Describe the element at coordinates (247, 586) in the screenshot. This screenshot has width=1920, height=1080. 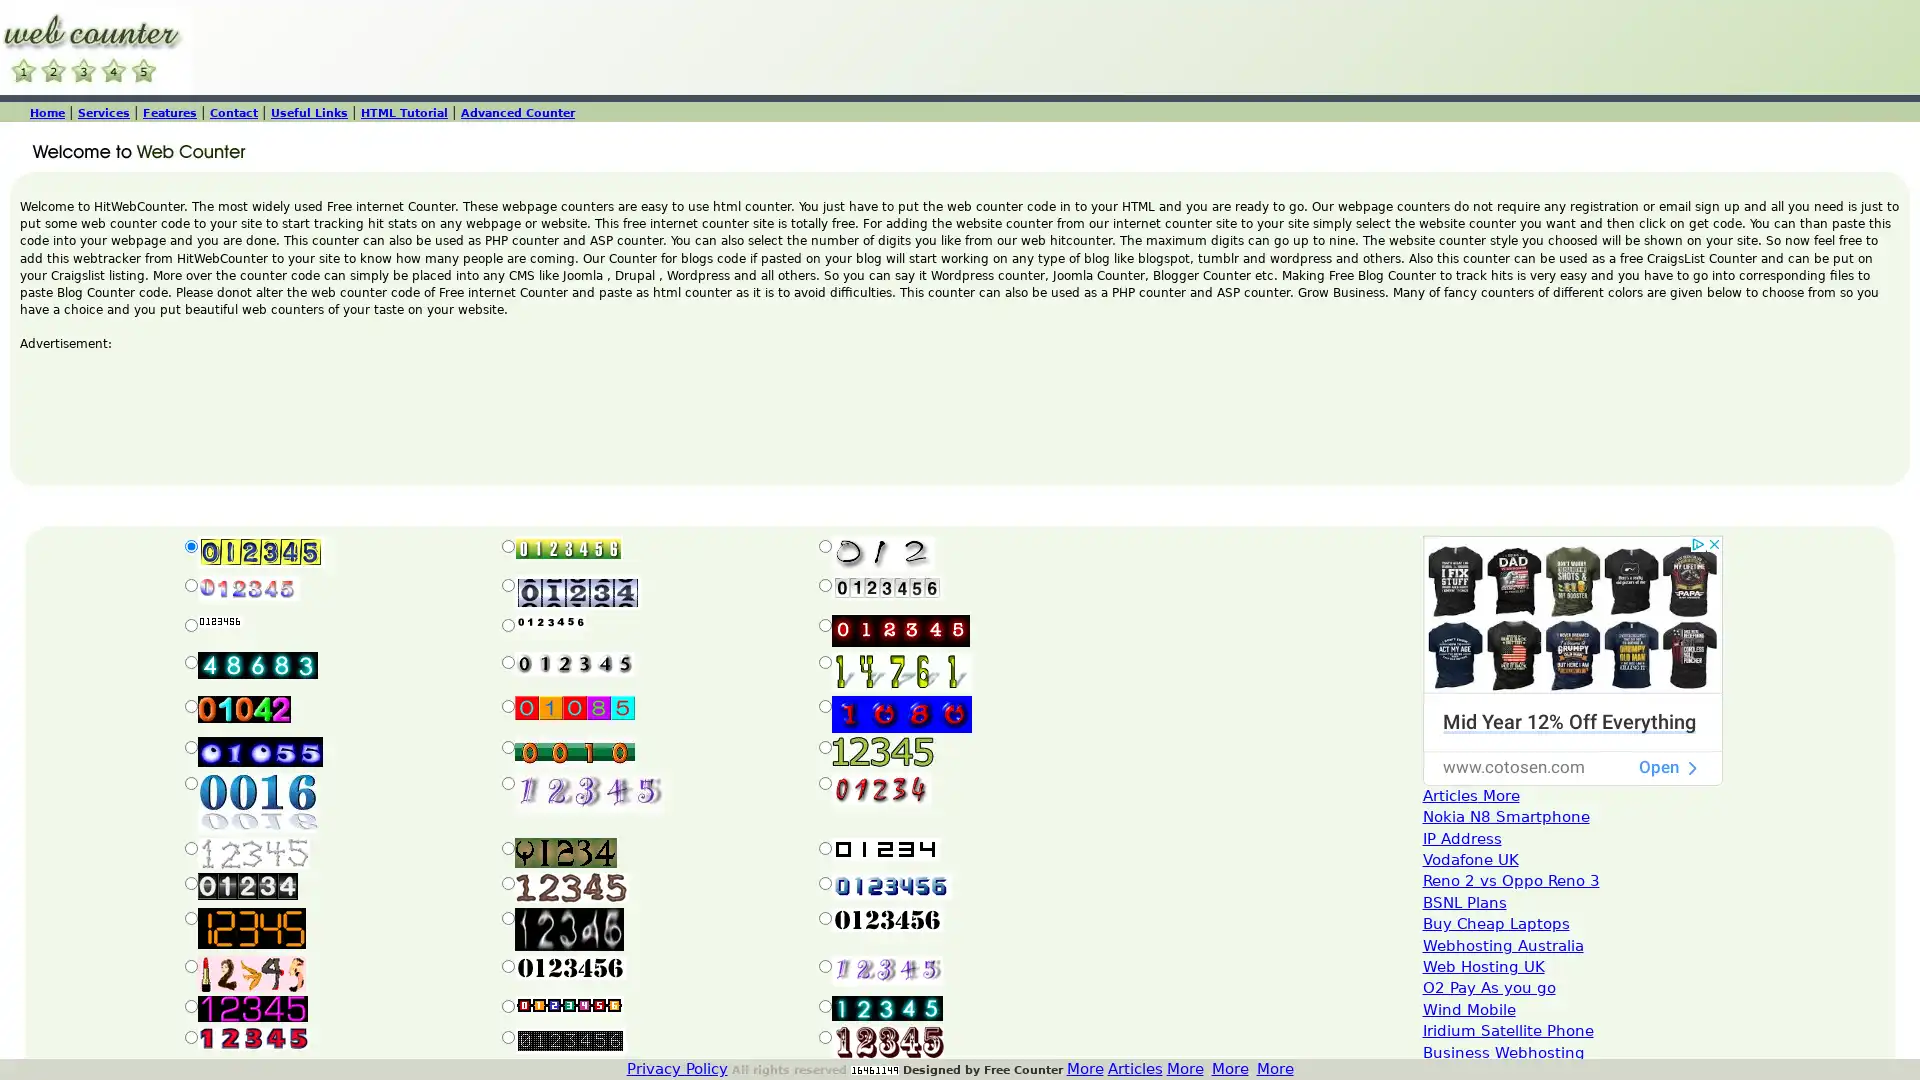
I see `Submit` at that location.